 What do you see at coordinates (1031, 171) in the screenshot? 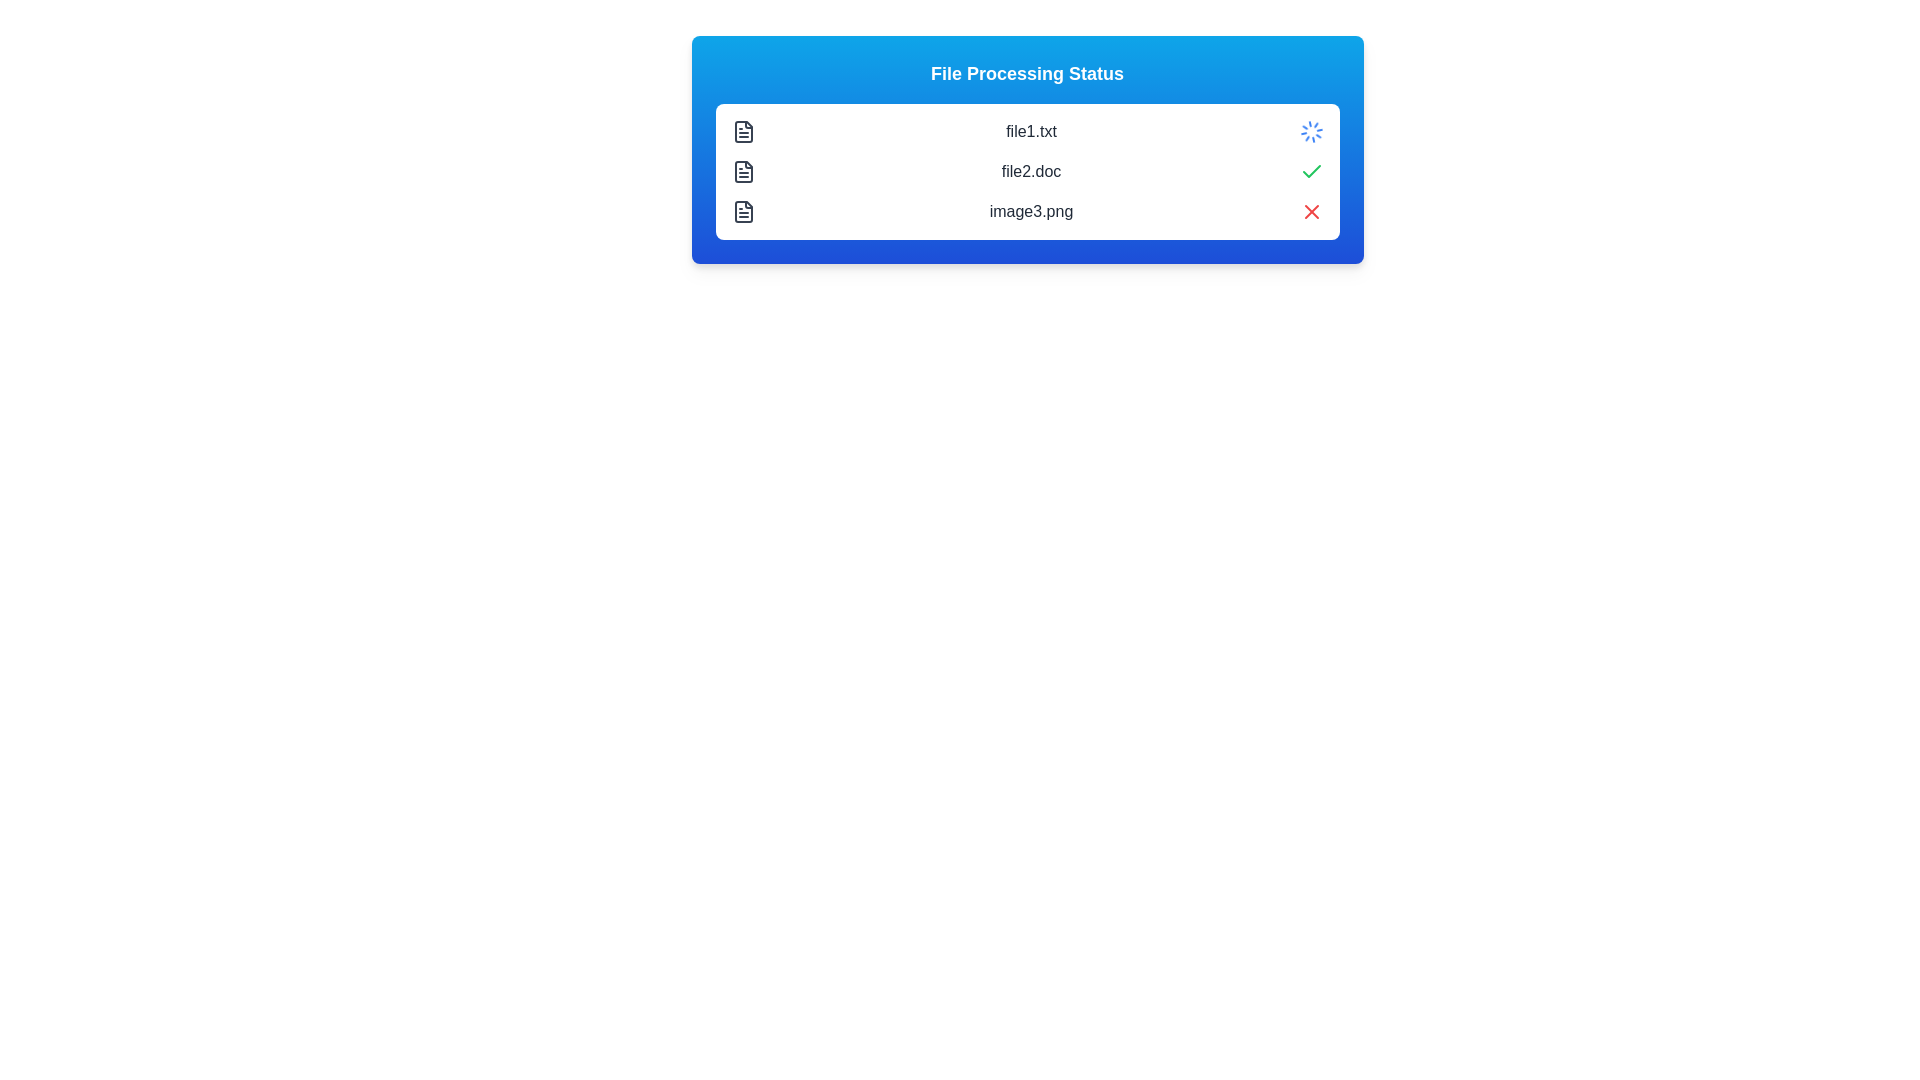
I see `the second text label in the file list that identifies a file, located between the file icon on the left and the green checkmark icon on the right` at bounding box center [1031, 171].